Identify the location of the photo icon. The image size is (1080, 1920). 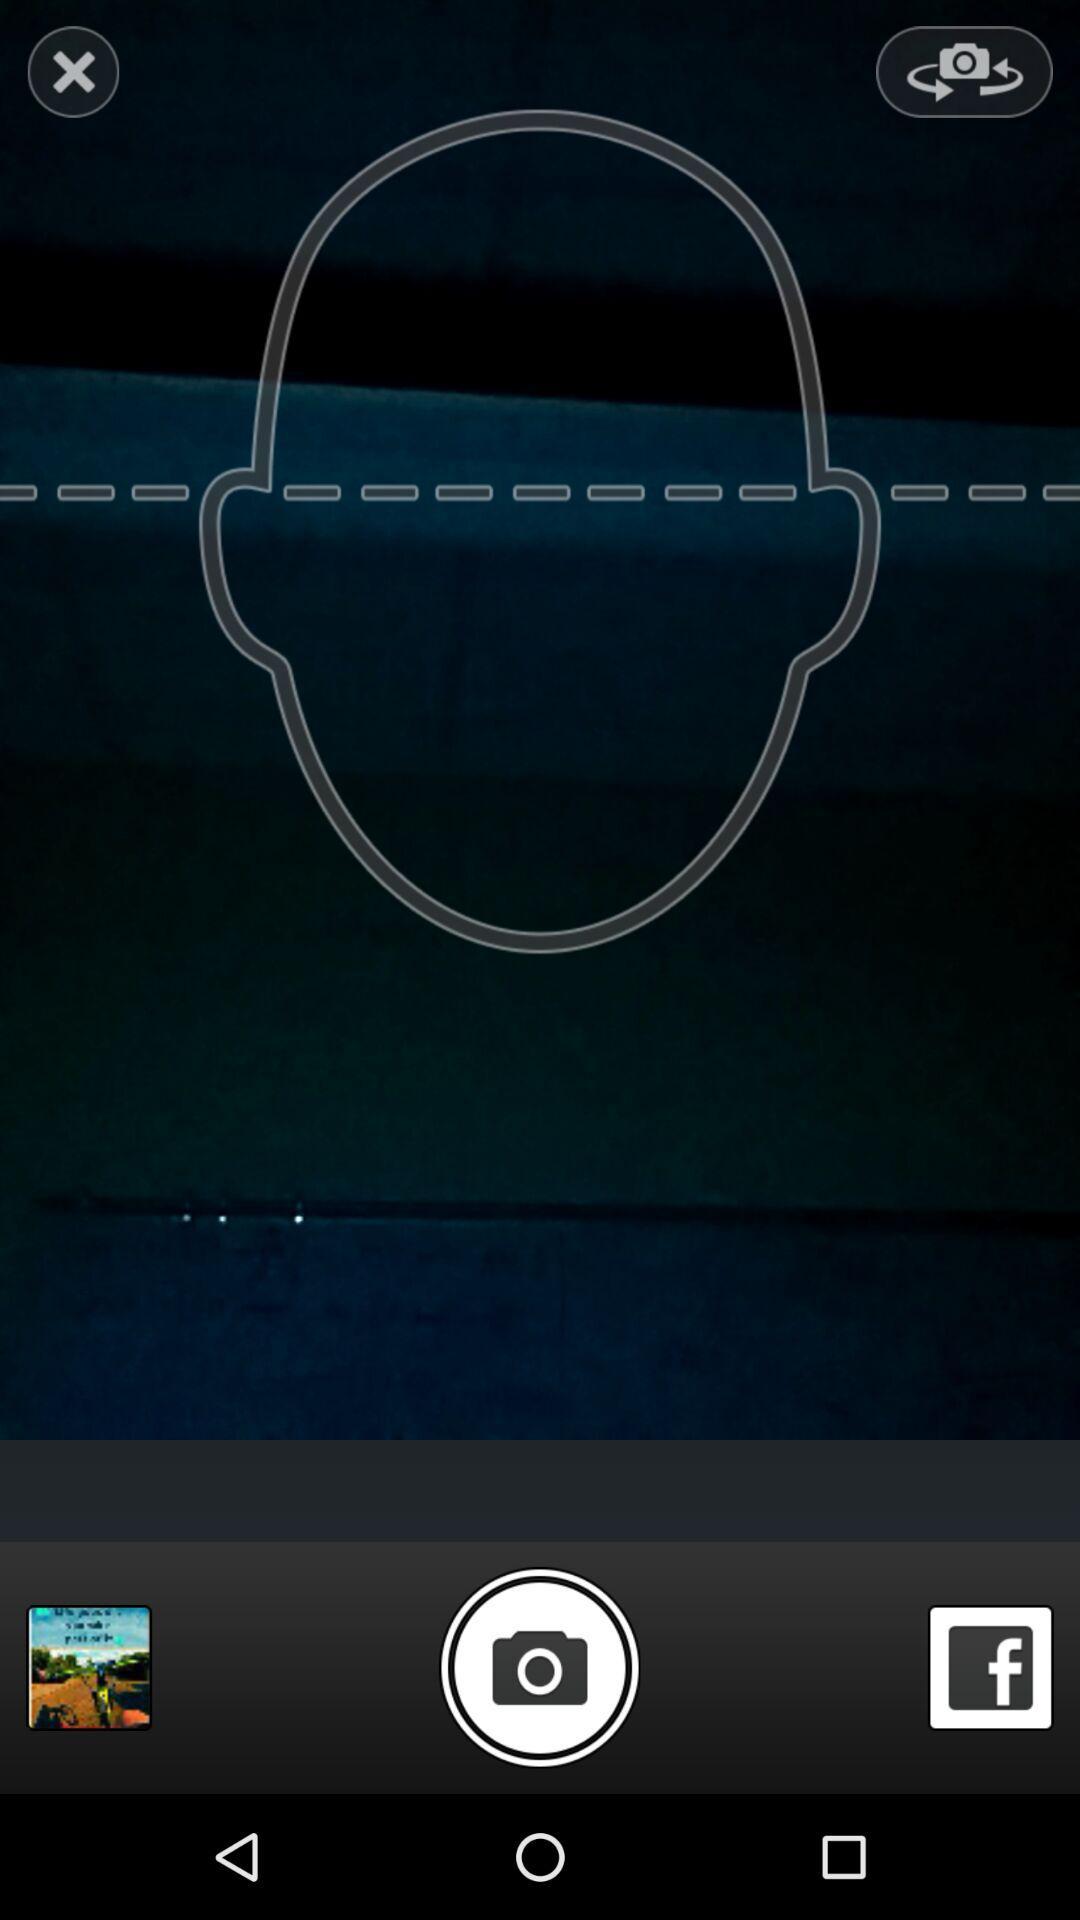
(538, 1784).